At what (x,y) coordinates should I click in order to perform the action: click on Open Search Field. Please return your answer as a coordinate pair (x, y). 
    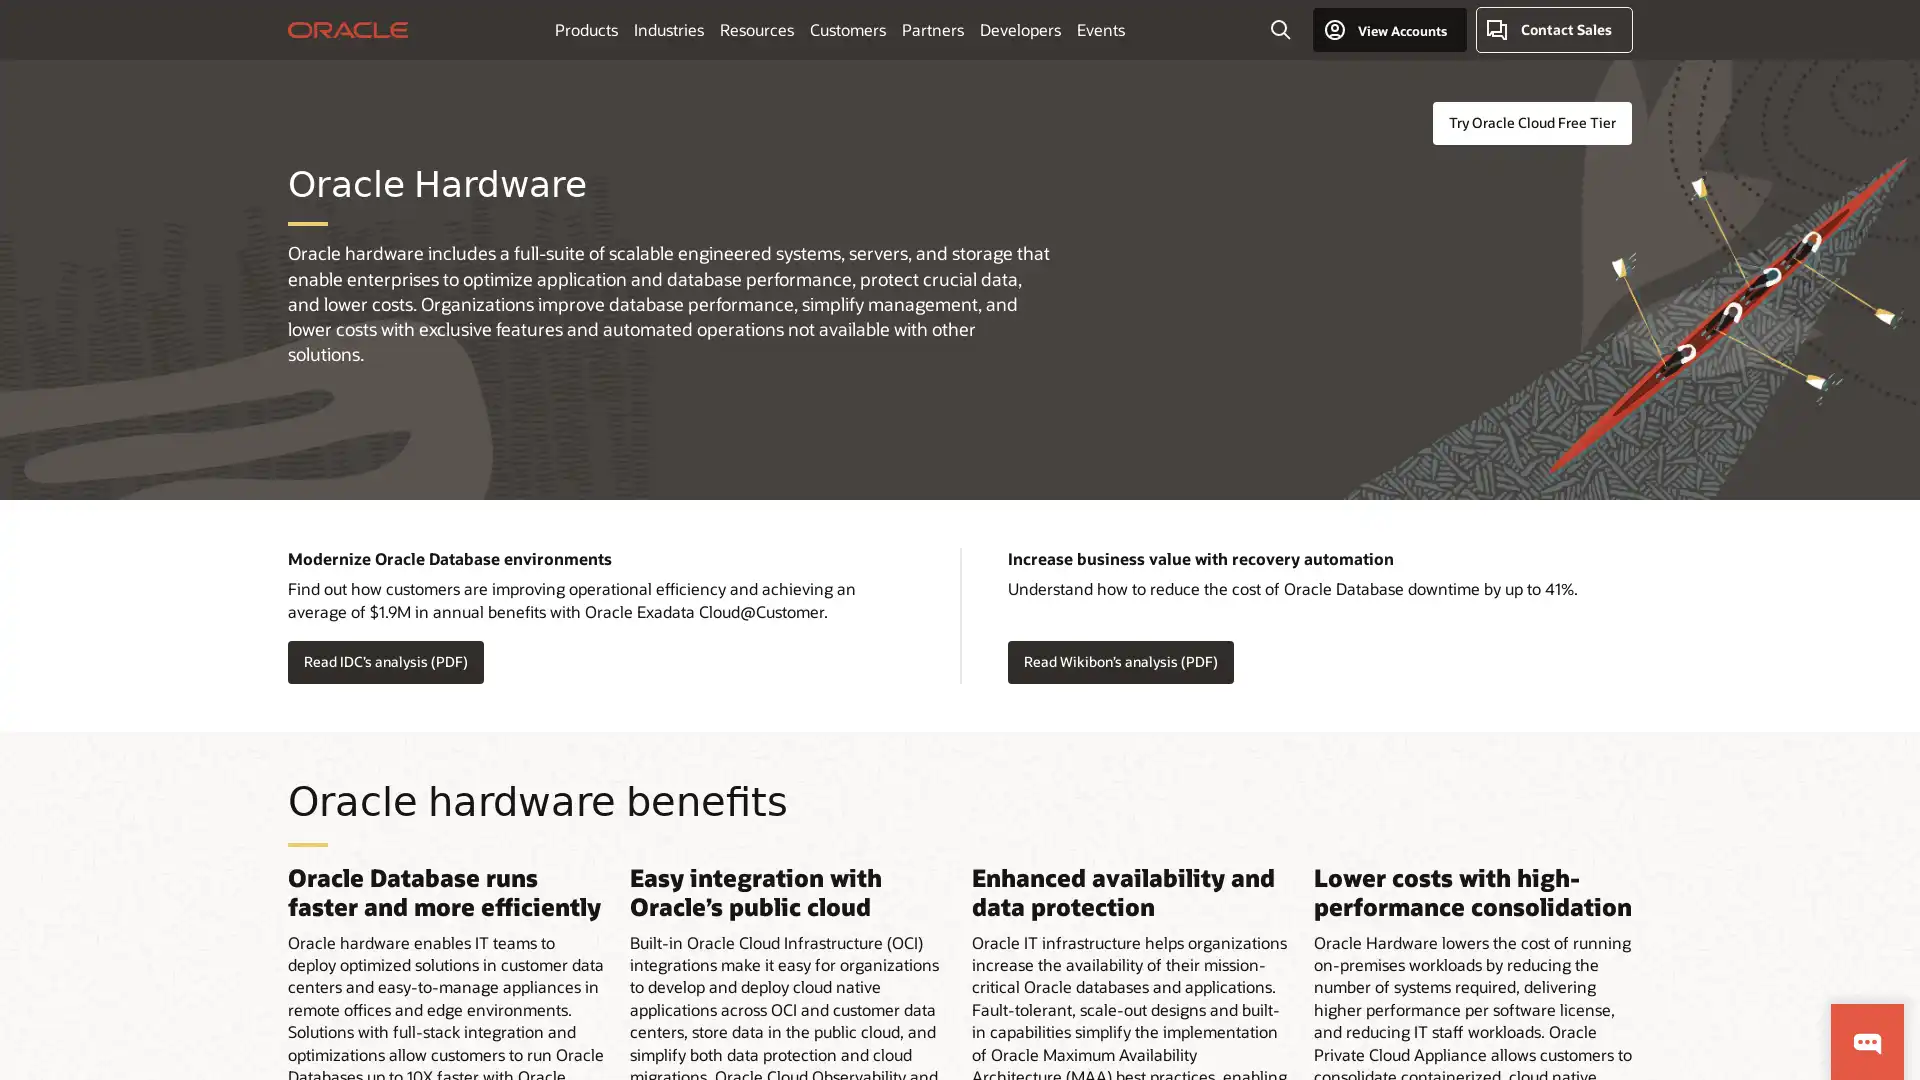
    Looking at the image, I should click on (1280, 30).